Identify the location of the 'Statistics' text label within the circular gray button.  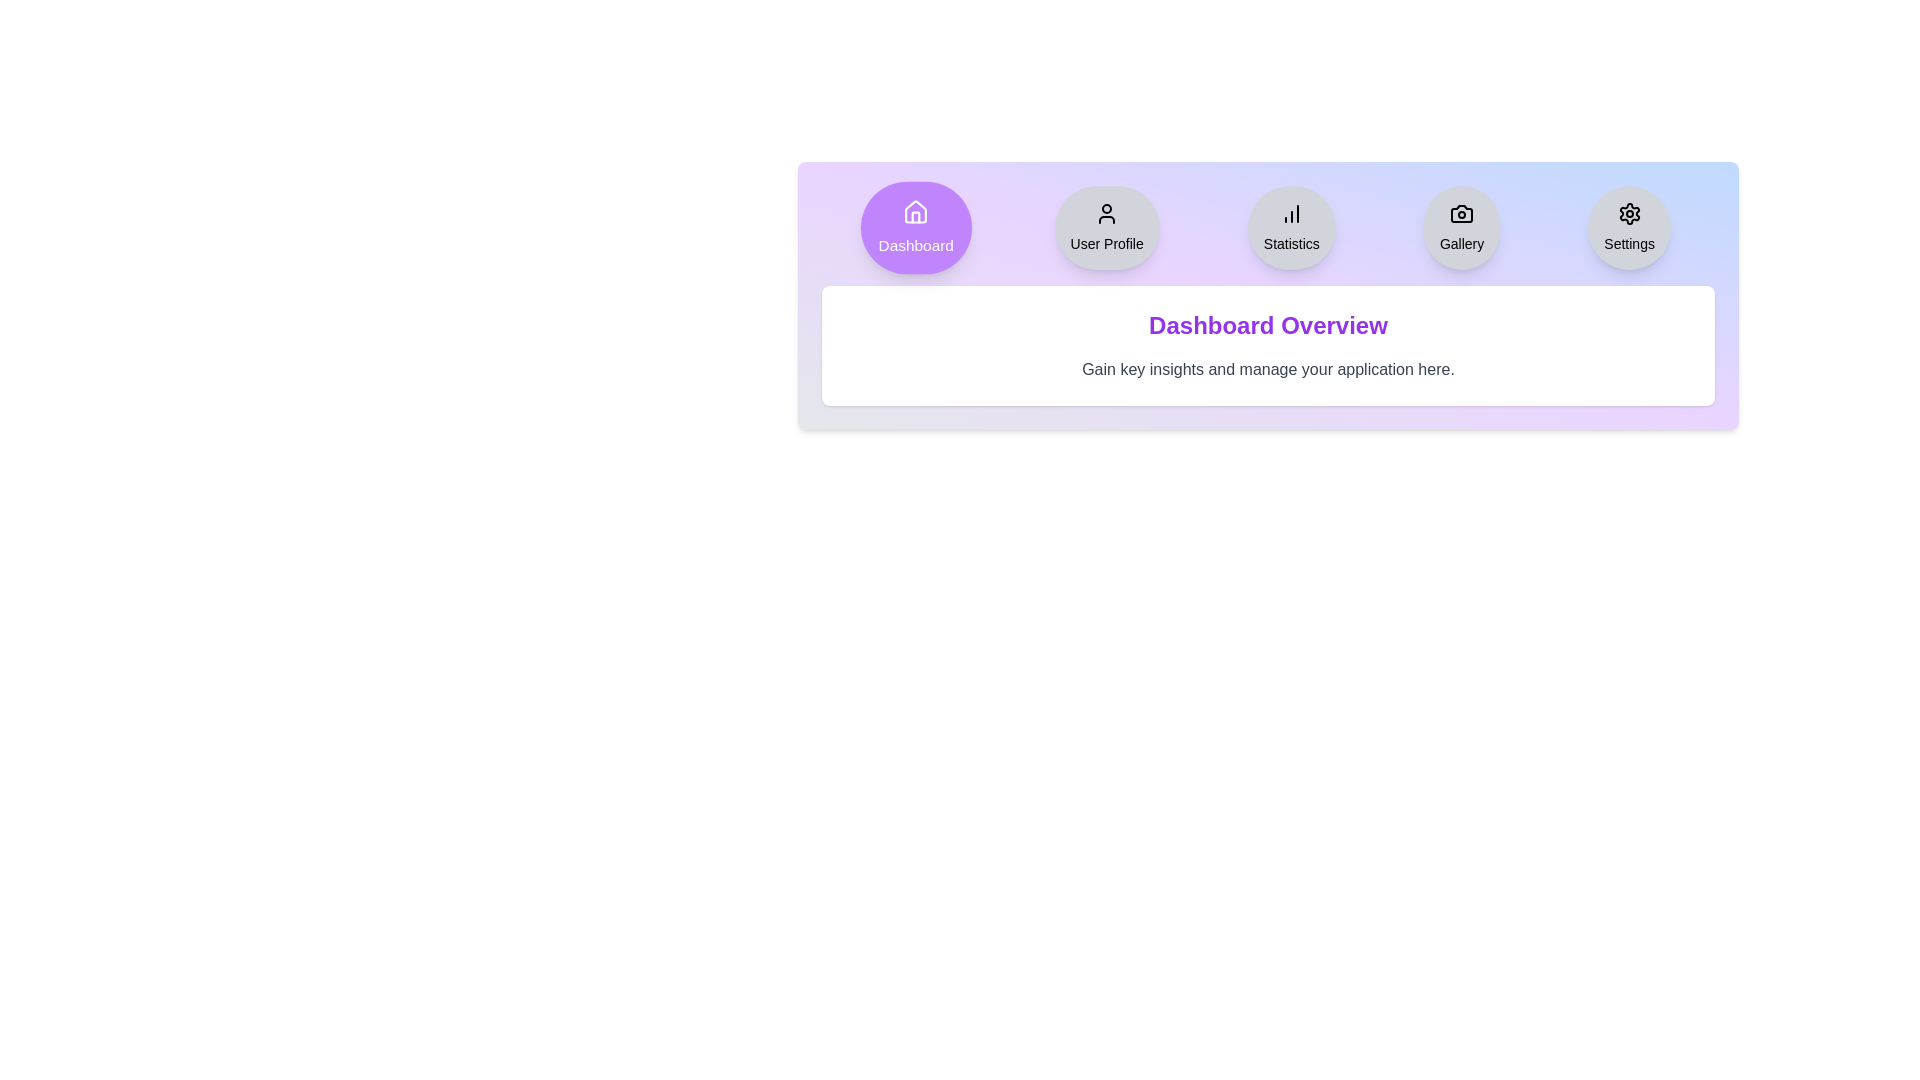
(1291, 242).